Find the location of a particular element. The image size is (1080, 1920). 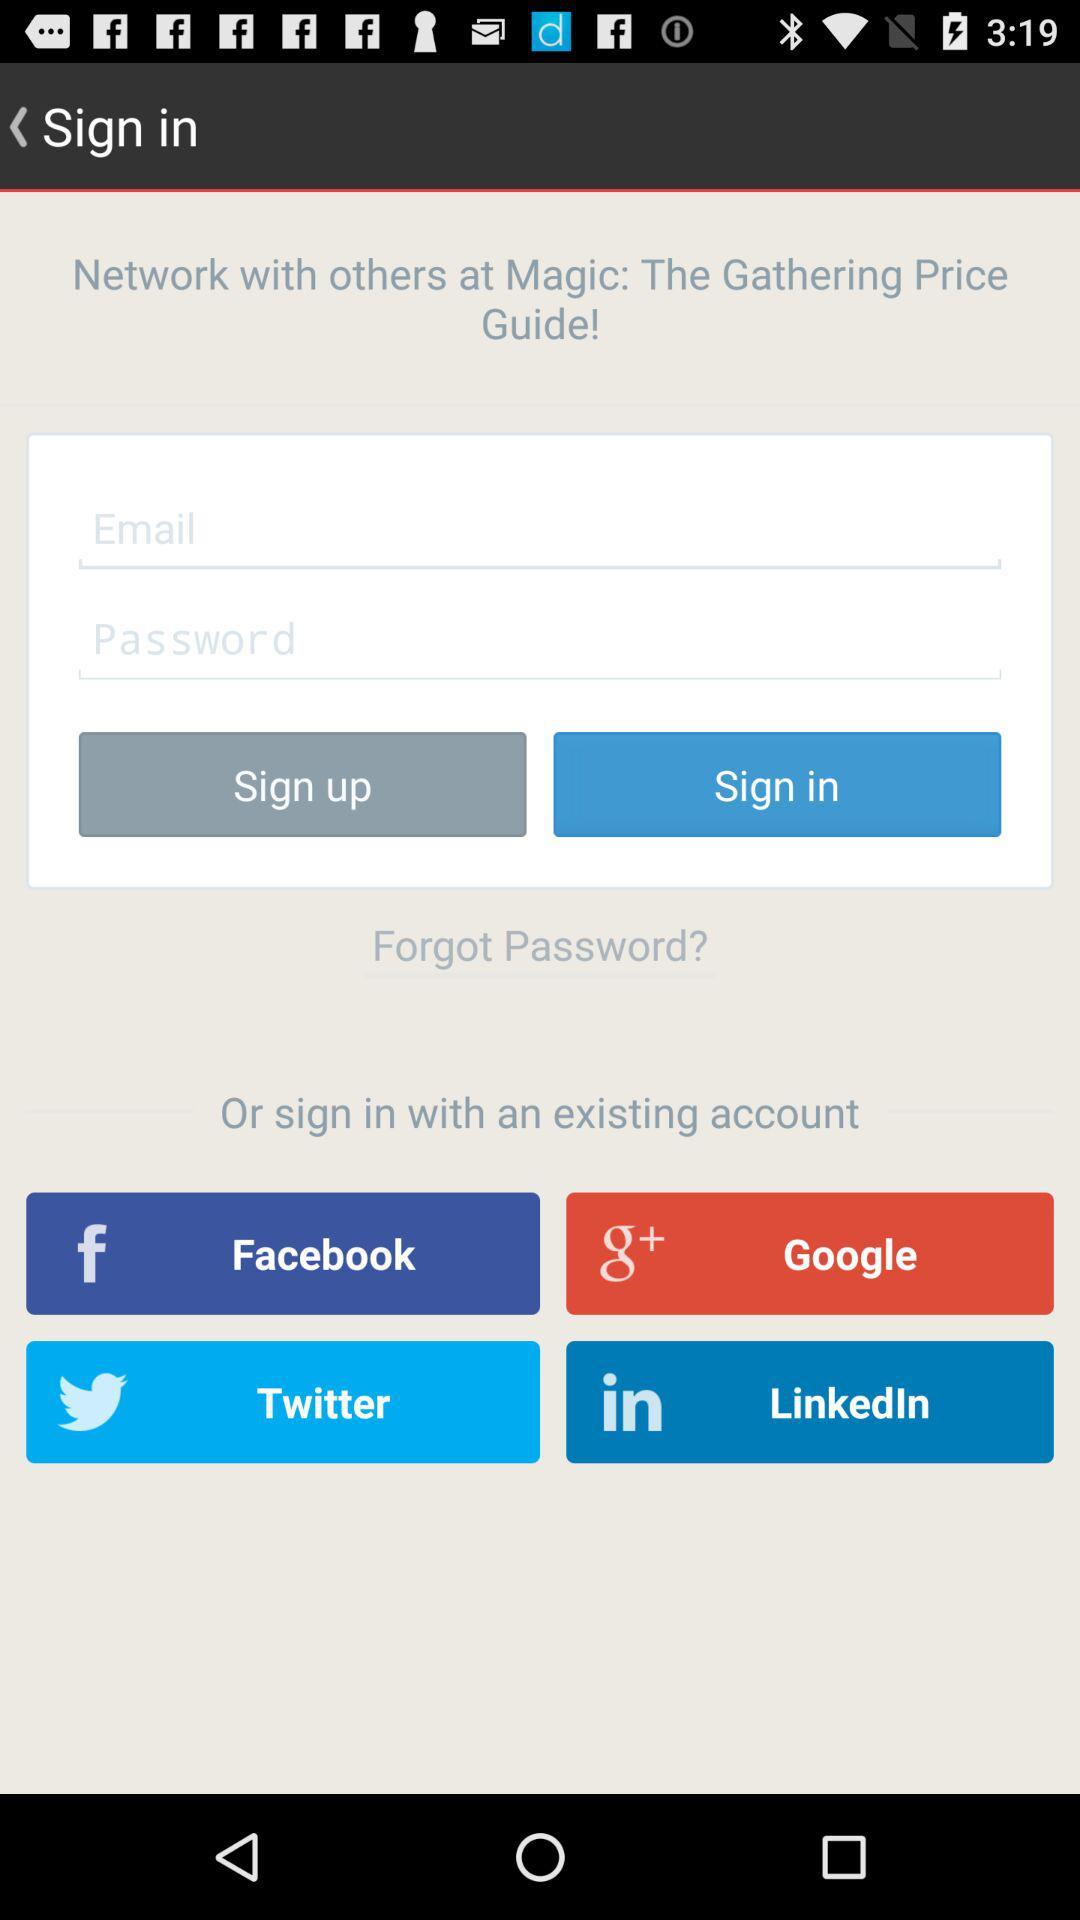

the password input is located at coordinates (540, 636).